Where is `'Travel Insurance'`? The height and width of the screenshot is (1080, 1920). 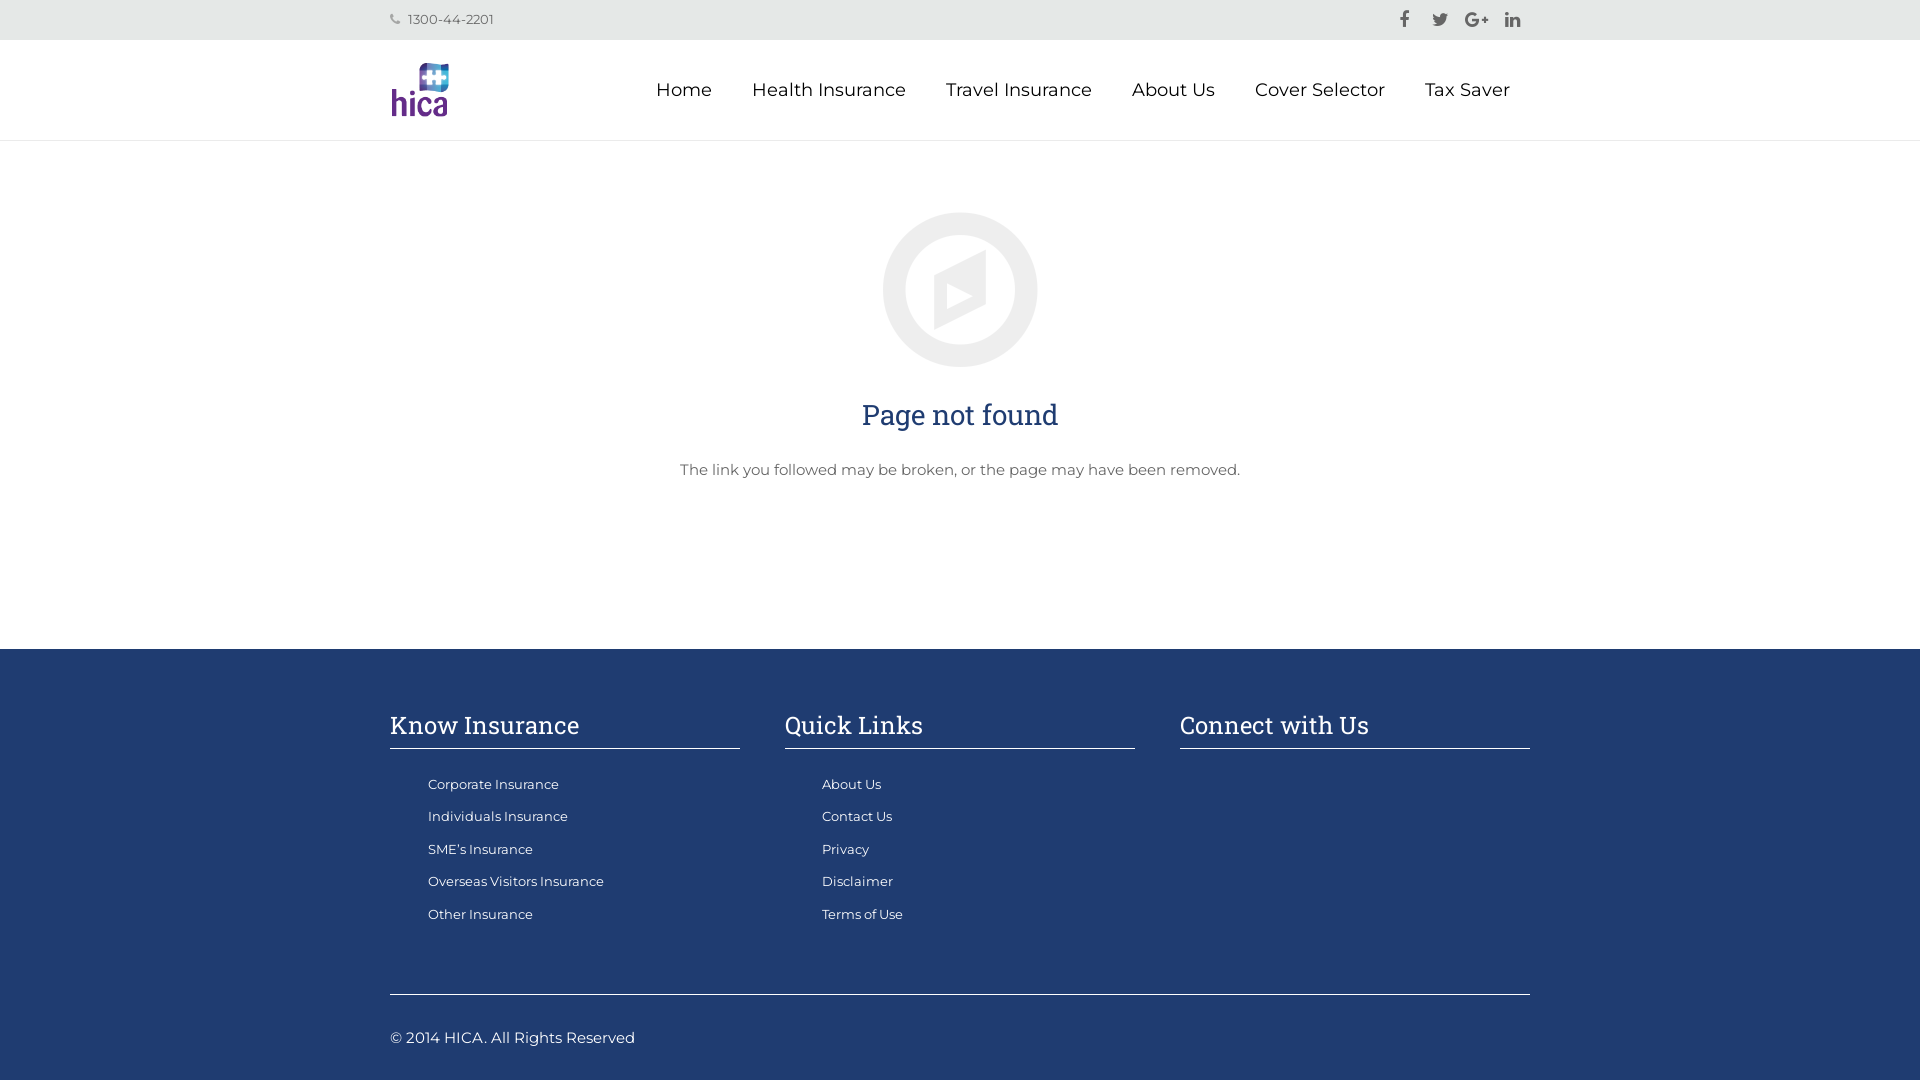 'Travel Insurance' is located at coordinates (1018, 88).